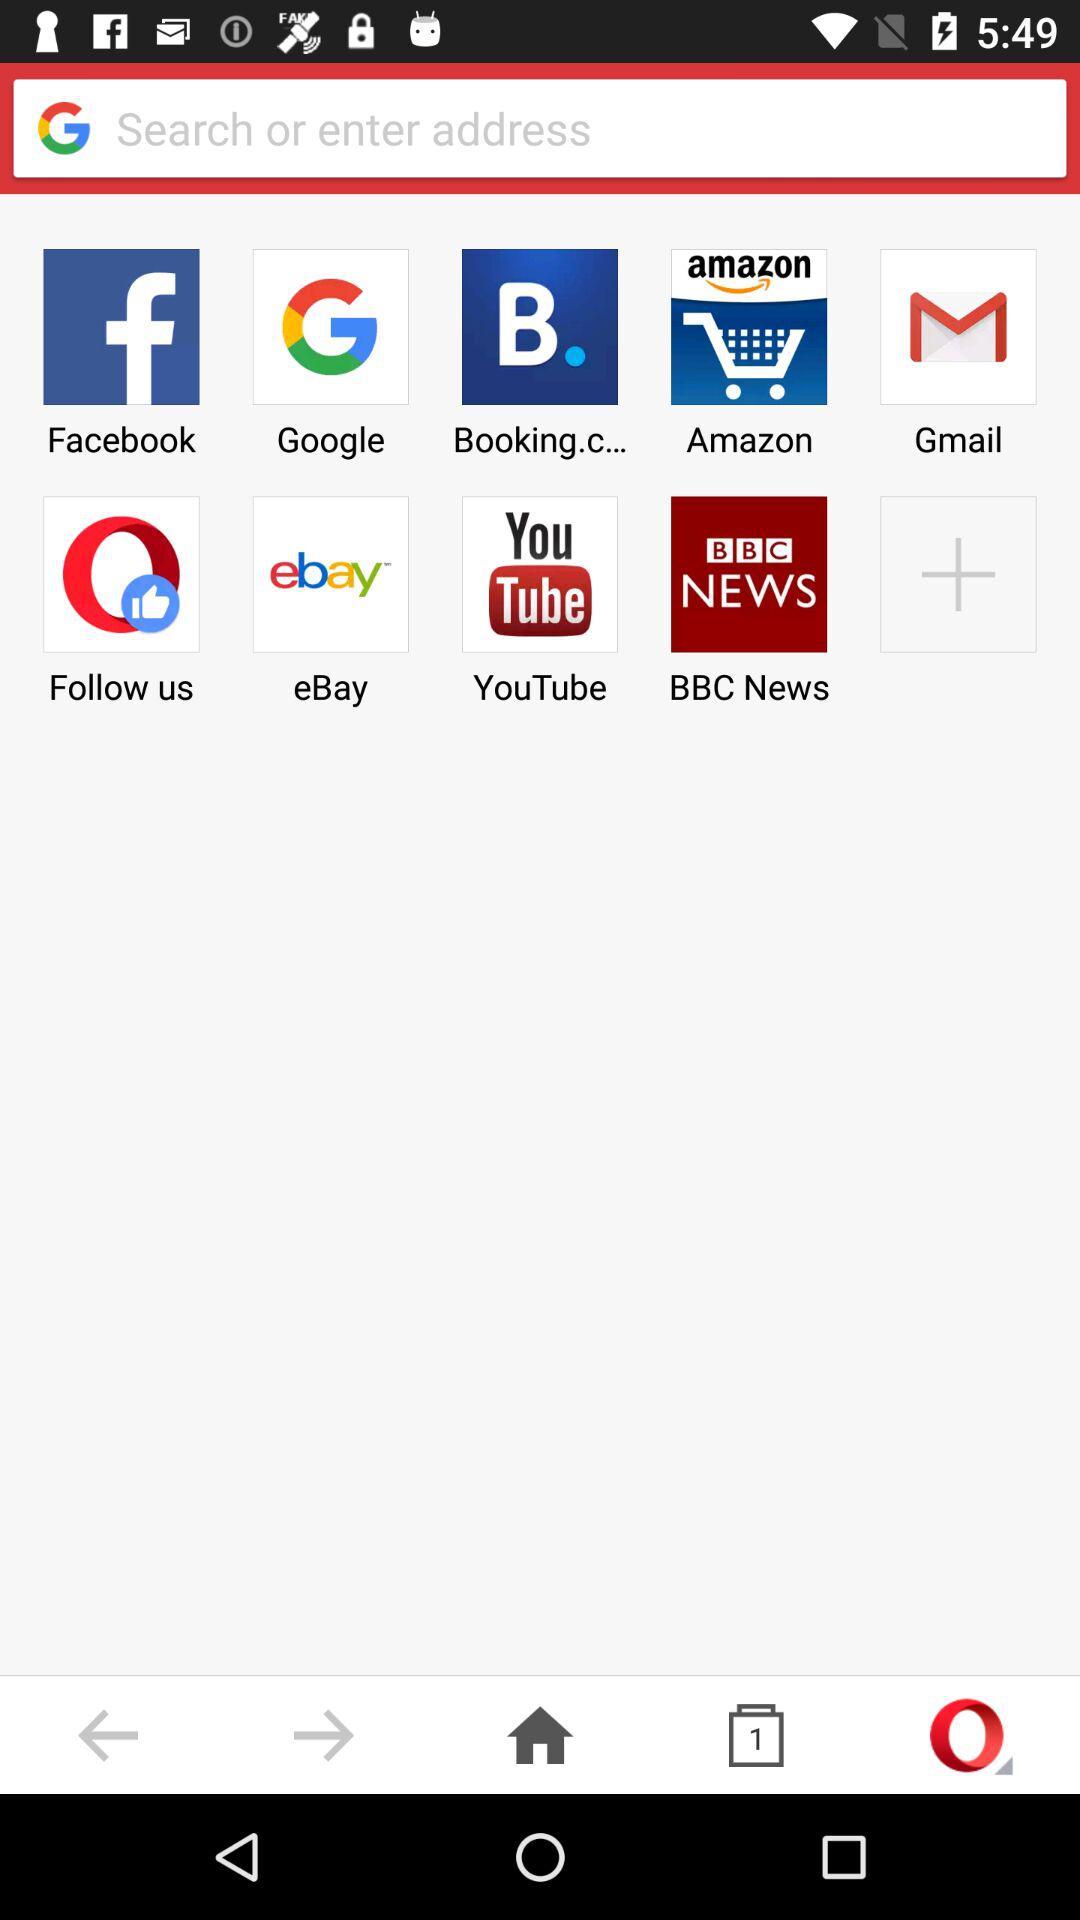  What do you see at coordinates (323, 1734) in the screenshot?
I see `the arrow_forward icon` at bounding box center [323, 1734].